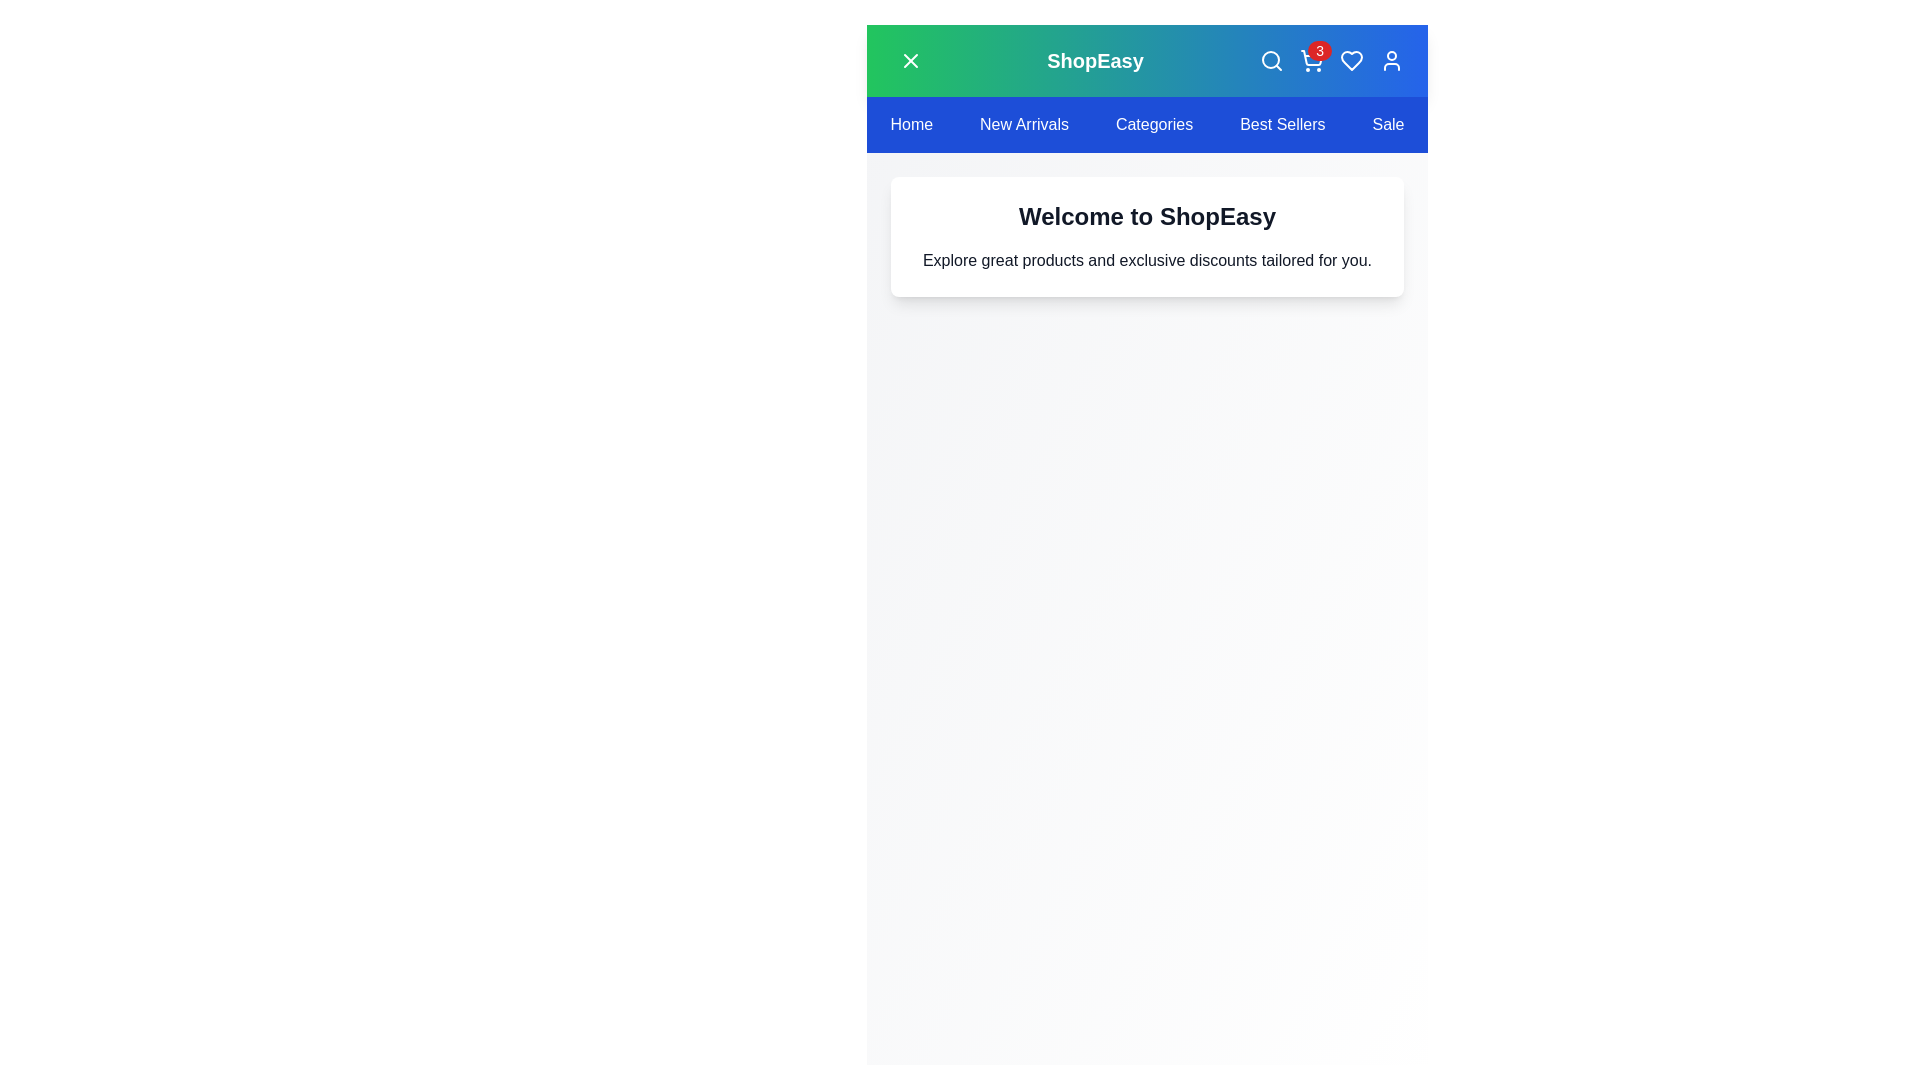 The width and height of the screenshot is (1920, 1080). Describe the element at coordinates (1154, 124) in the screenshot. I see `the navbar item labeled 'Categories' to navigate to the corresponding section` at that location.